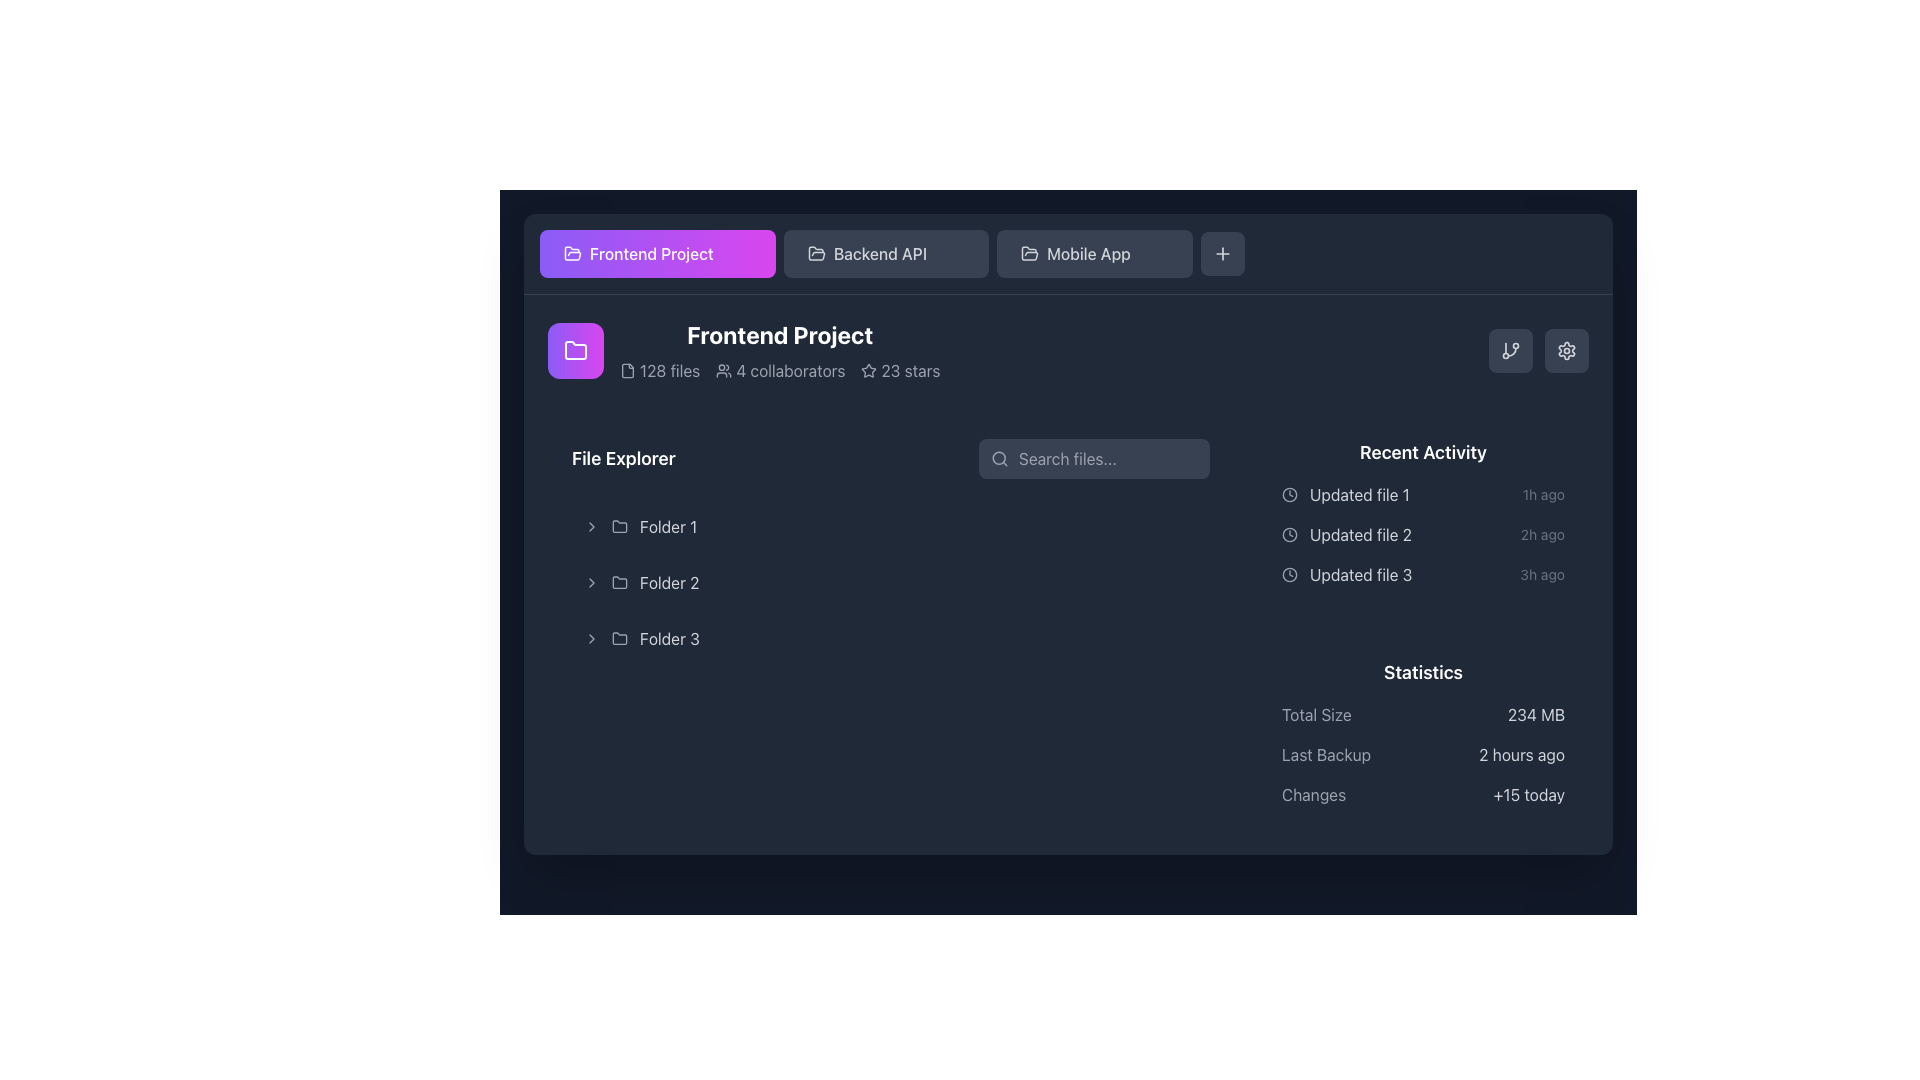 This screenshot has width=1920, height=1080. I want to click on the 'Backend API' button located in the horizontal navigation bar, so click(885, 253).